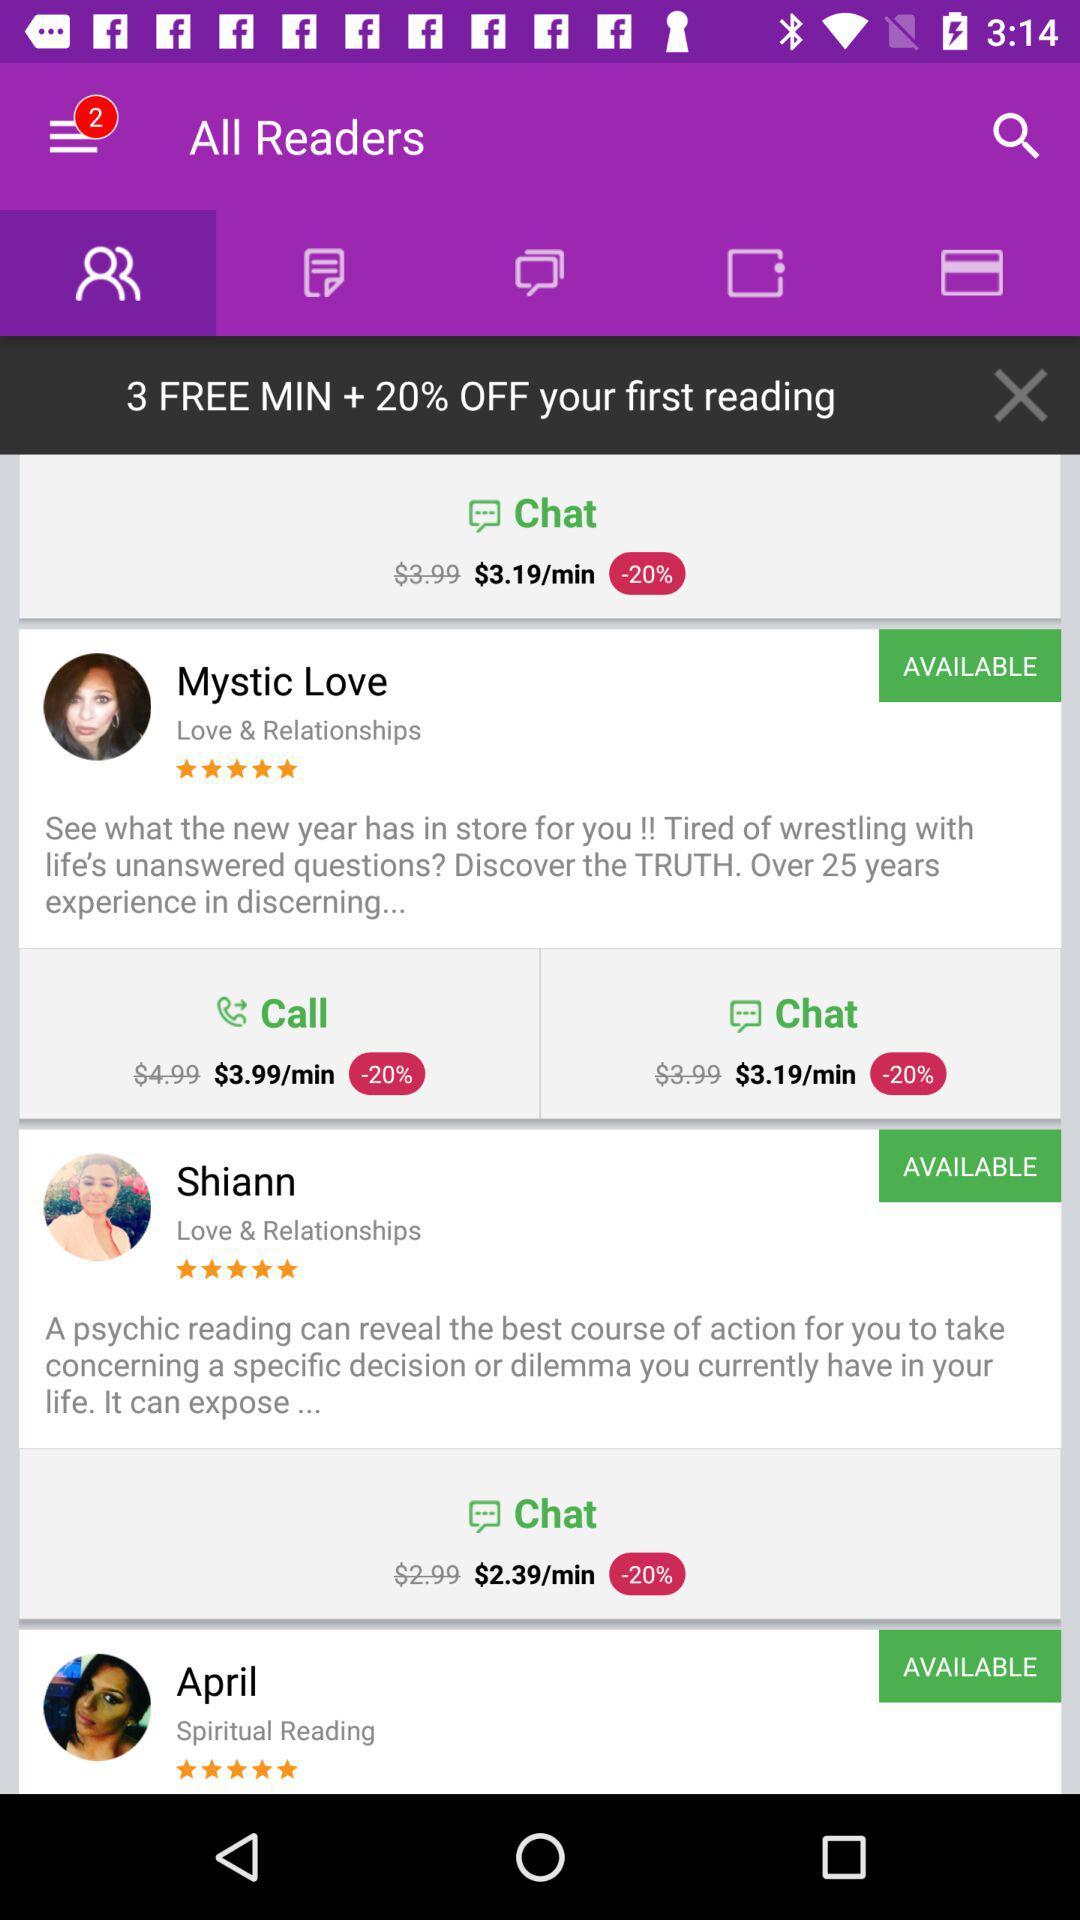 The width and height of the screenshot is (1080, 1920). What do you see at coordinates (1020, 395) in the screenshot?
I see `the close icon` at bounding box center [1020, 395].